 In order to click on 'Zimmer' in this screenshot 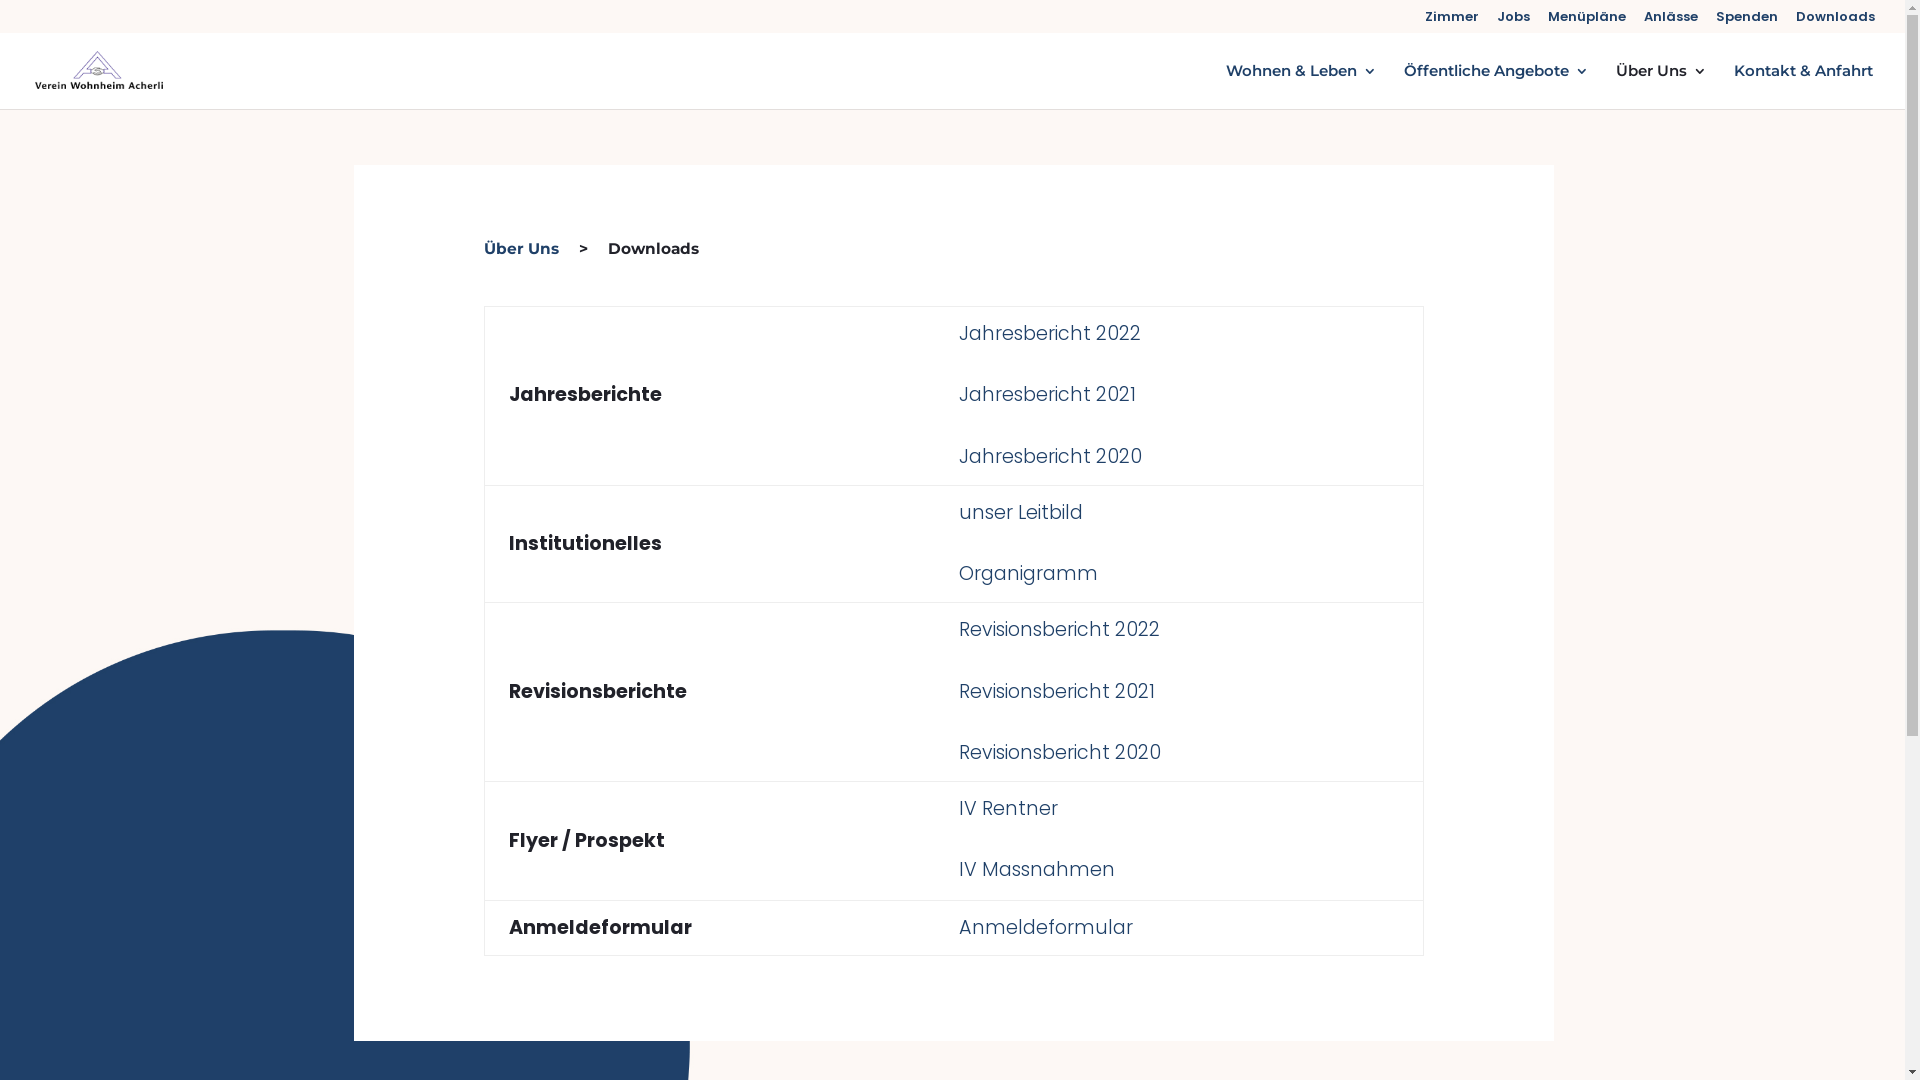, I will do `click(1451, 21)`.